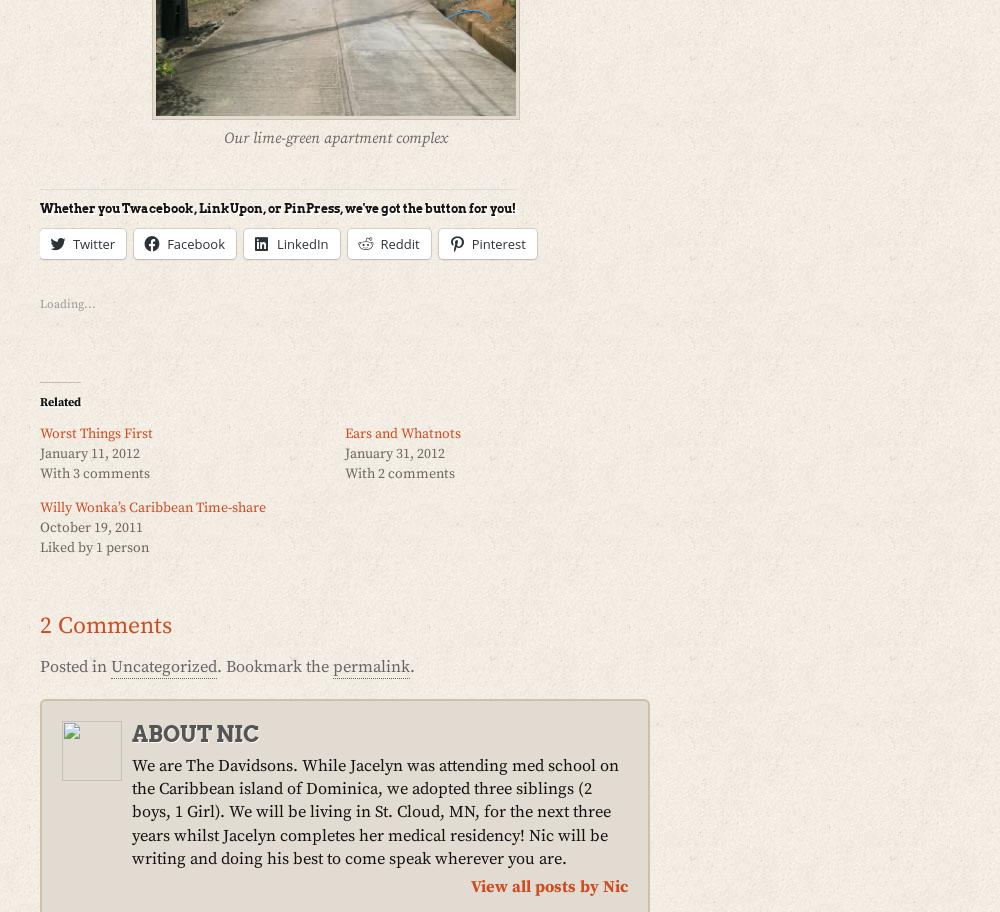 The width and height of the screenshot is (1000, 912). Describe the element at coordinates (370, 665) in the screenshot. I see `'permalink'` at that location.